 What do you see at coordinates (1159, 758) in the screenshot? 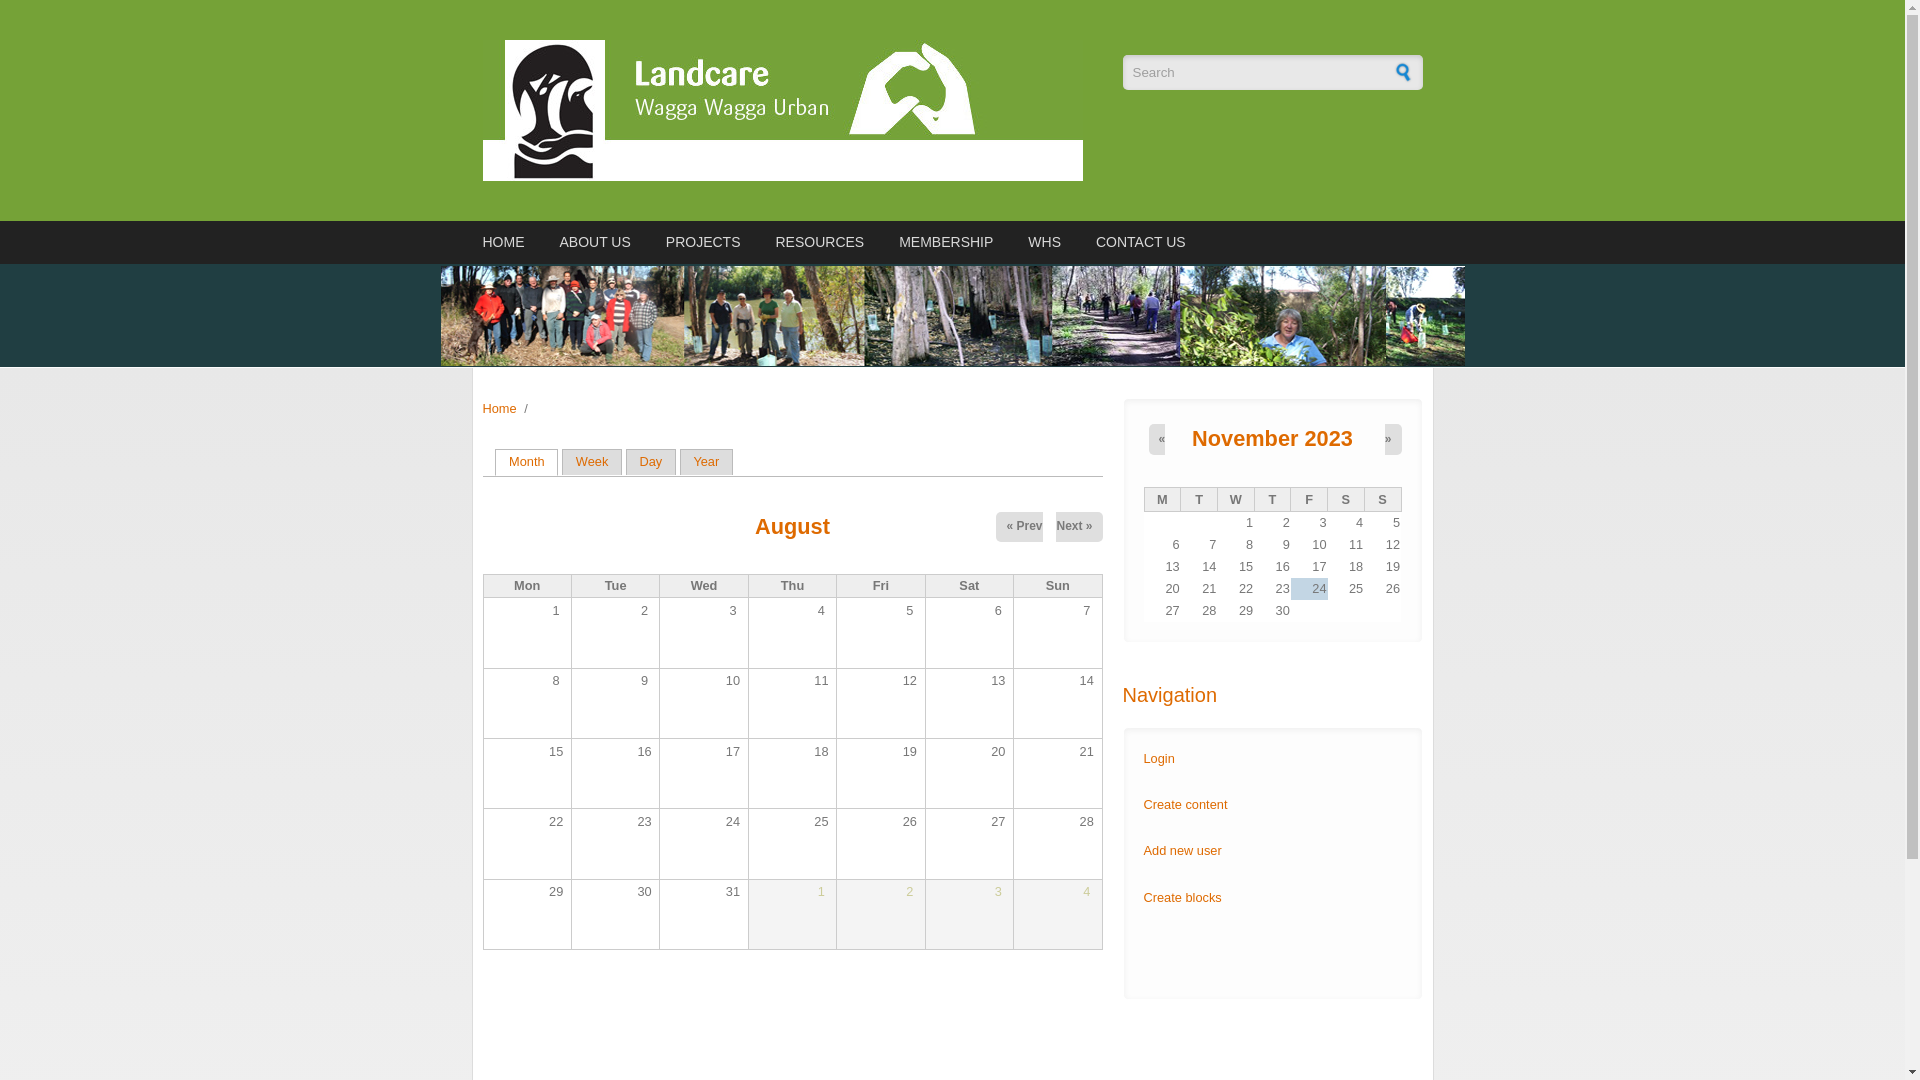
I see `'Login'` at bounding box center [1159, 758].